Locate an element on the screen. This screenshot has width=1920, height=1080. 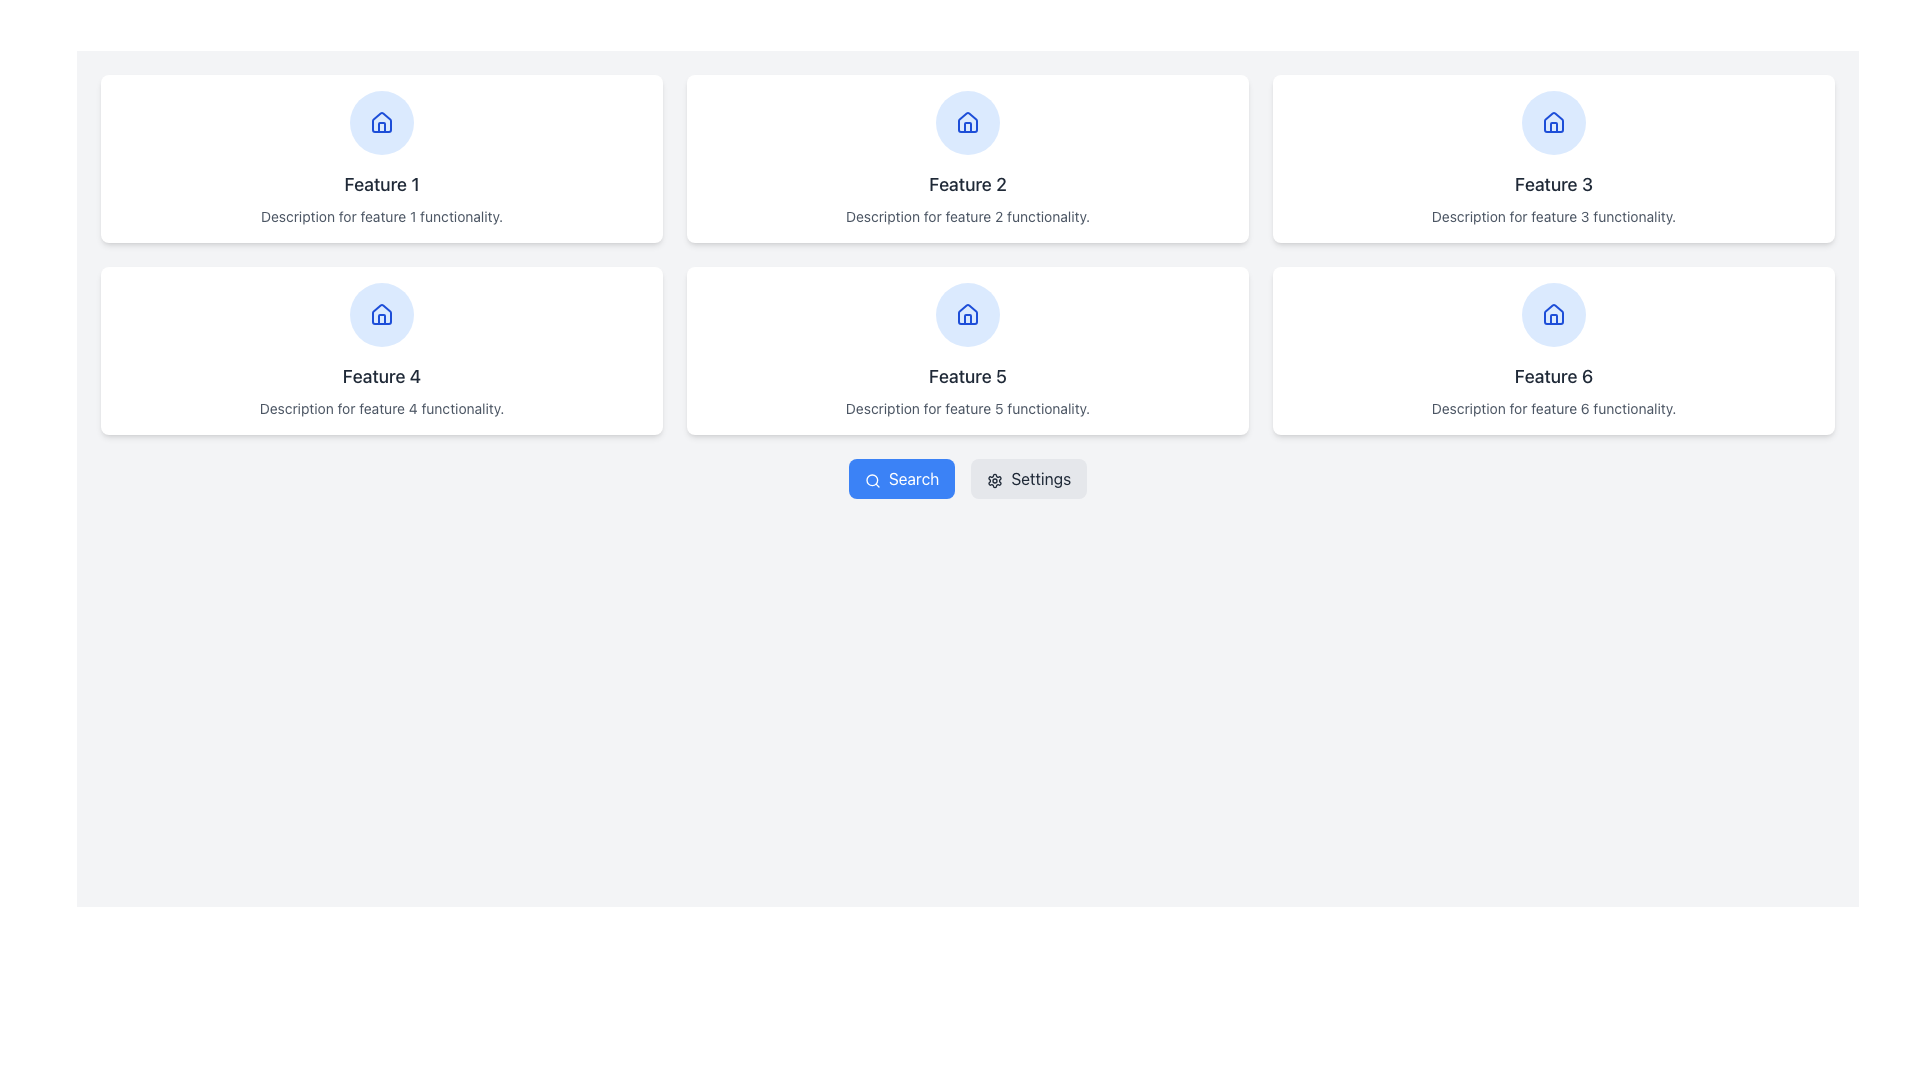
the home icon located in the lower-left quadrant of the grid layout, specifically within Feature 4, which is depicted with a circular blue background is located at coordinates (382, 313).